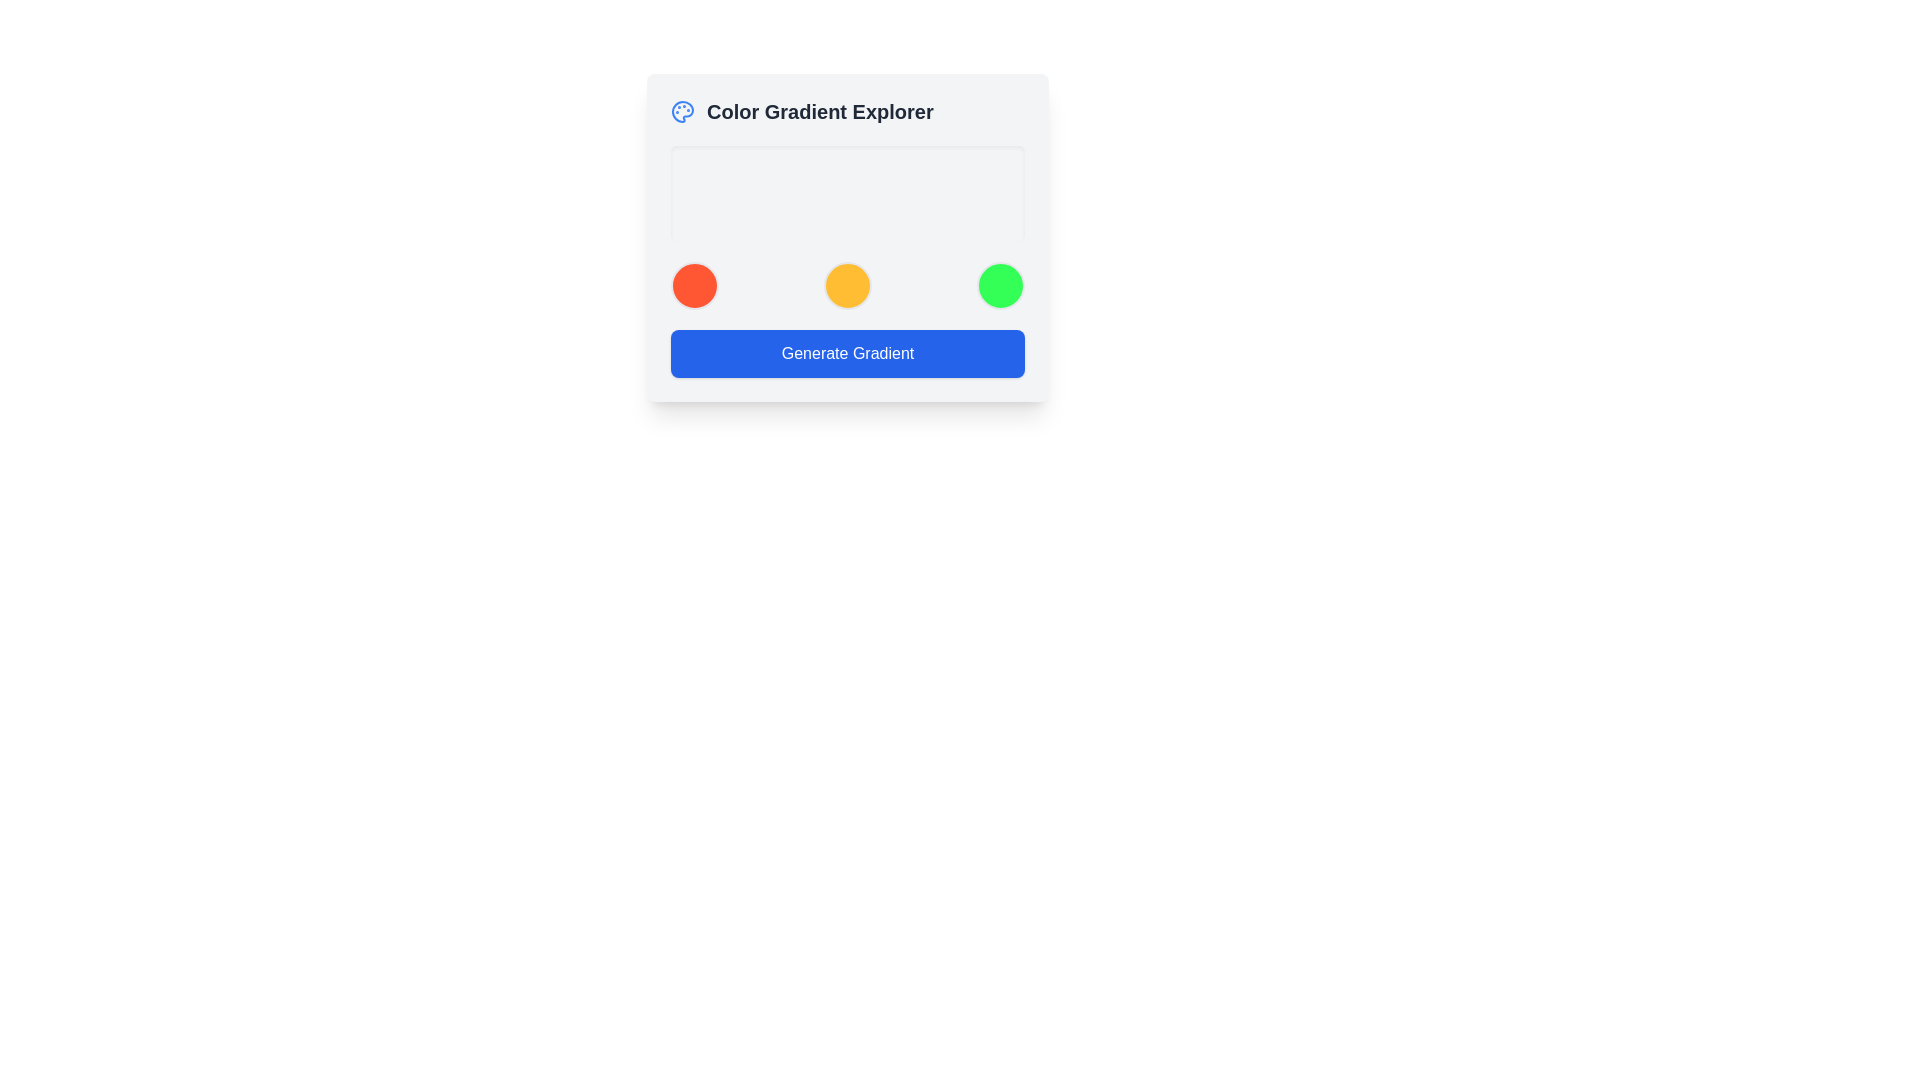 This screenshot has width=1920, height=1080. I want to click on the rightmost circular UI component with a green background and a 2-pixel border, located above the blue 'Generate Gradient' button, so click(1001, 285).